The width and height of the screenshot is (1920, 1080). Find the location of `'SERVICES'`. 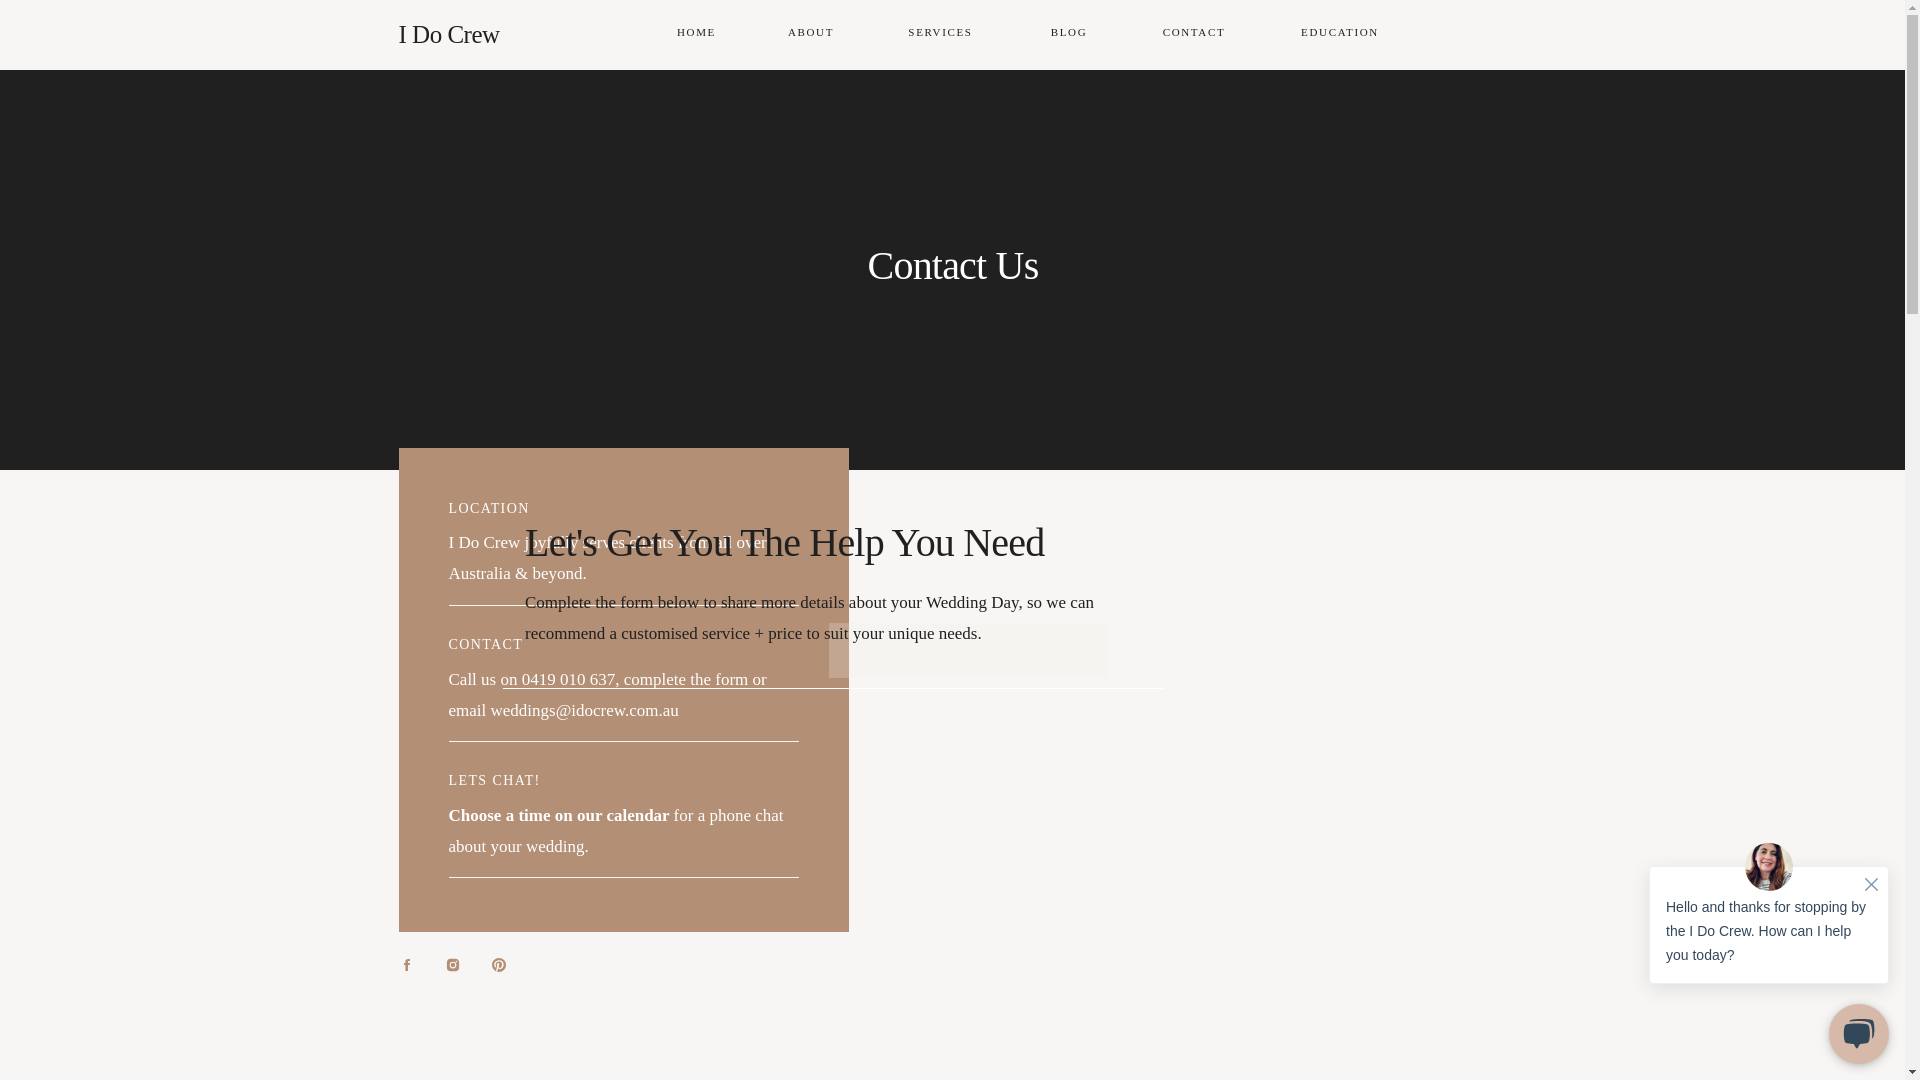

'SERVICES' is located at coordinates (899, 34).